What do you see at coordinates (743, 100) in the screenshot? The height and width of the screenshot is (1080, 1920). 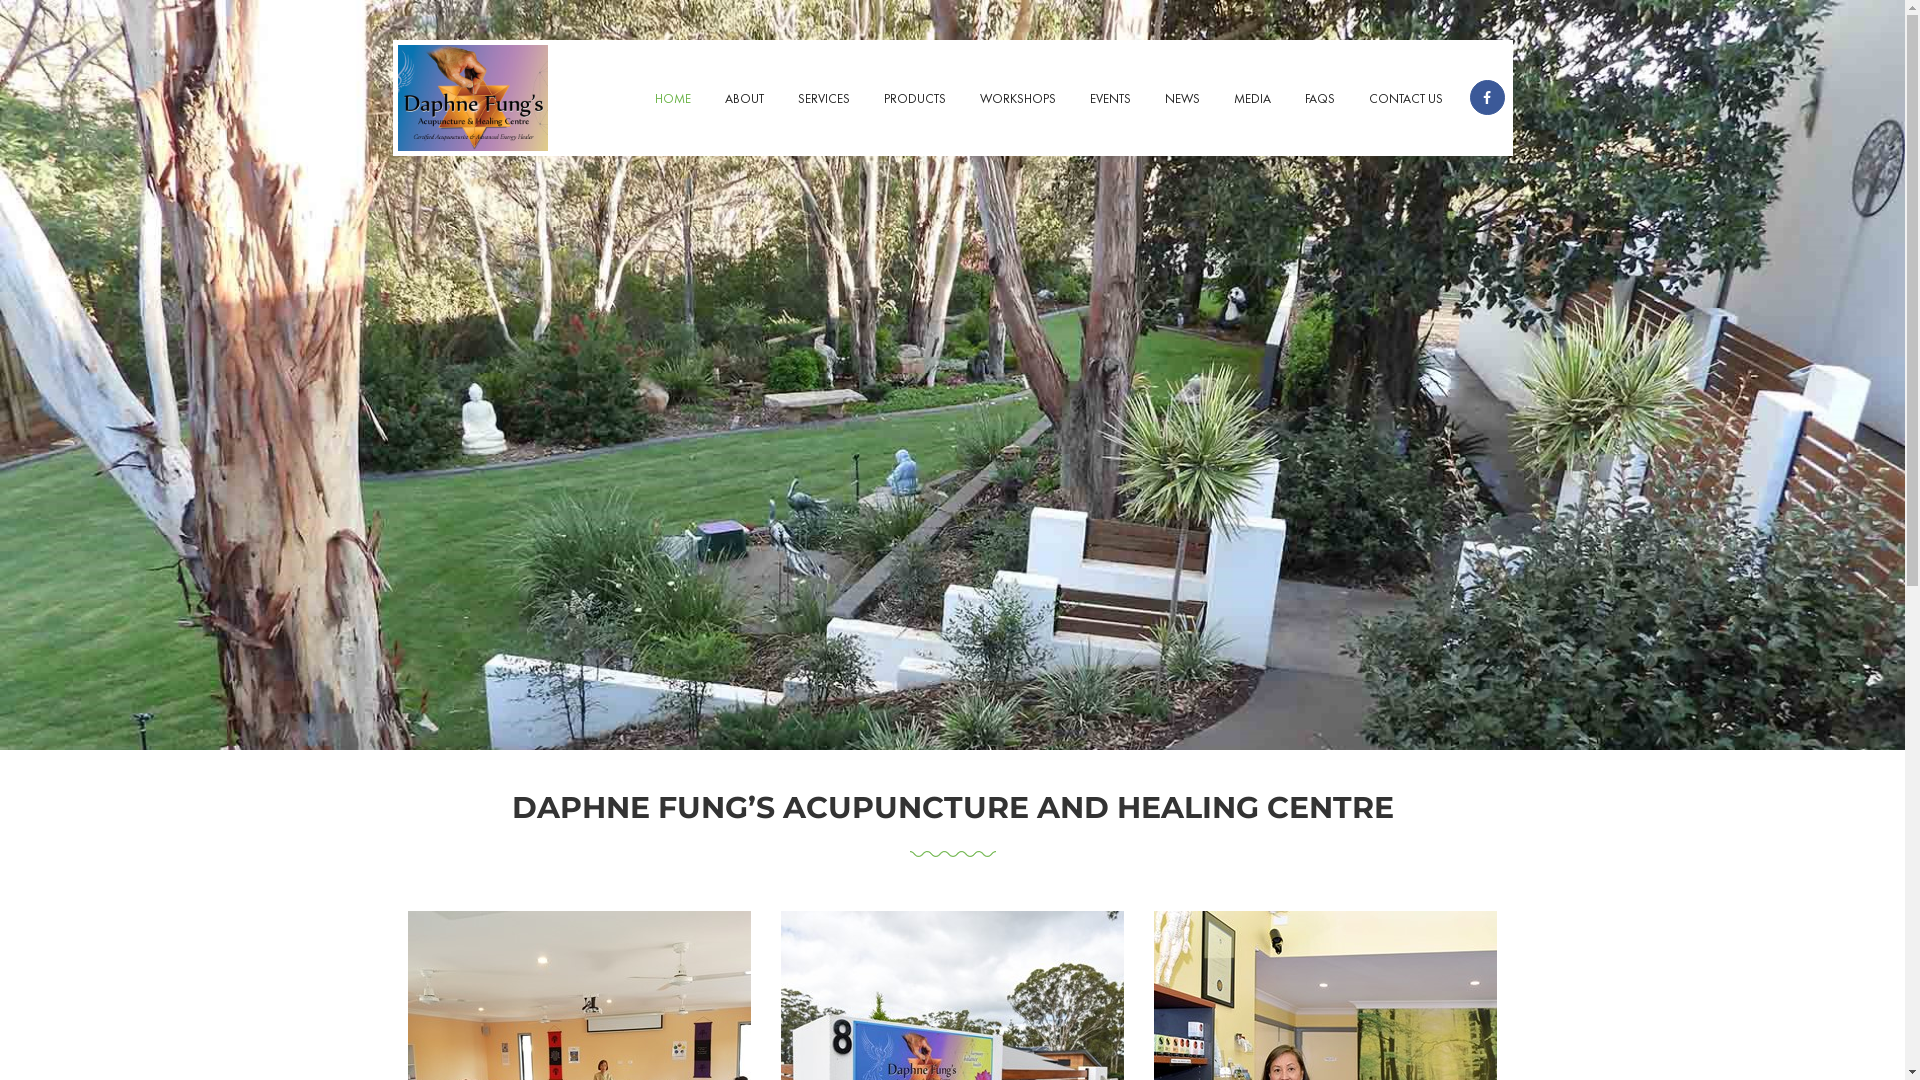 I see `'ABOUT'` at bounding box center [743, 100].